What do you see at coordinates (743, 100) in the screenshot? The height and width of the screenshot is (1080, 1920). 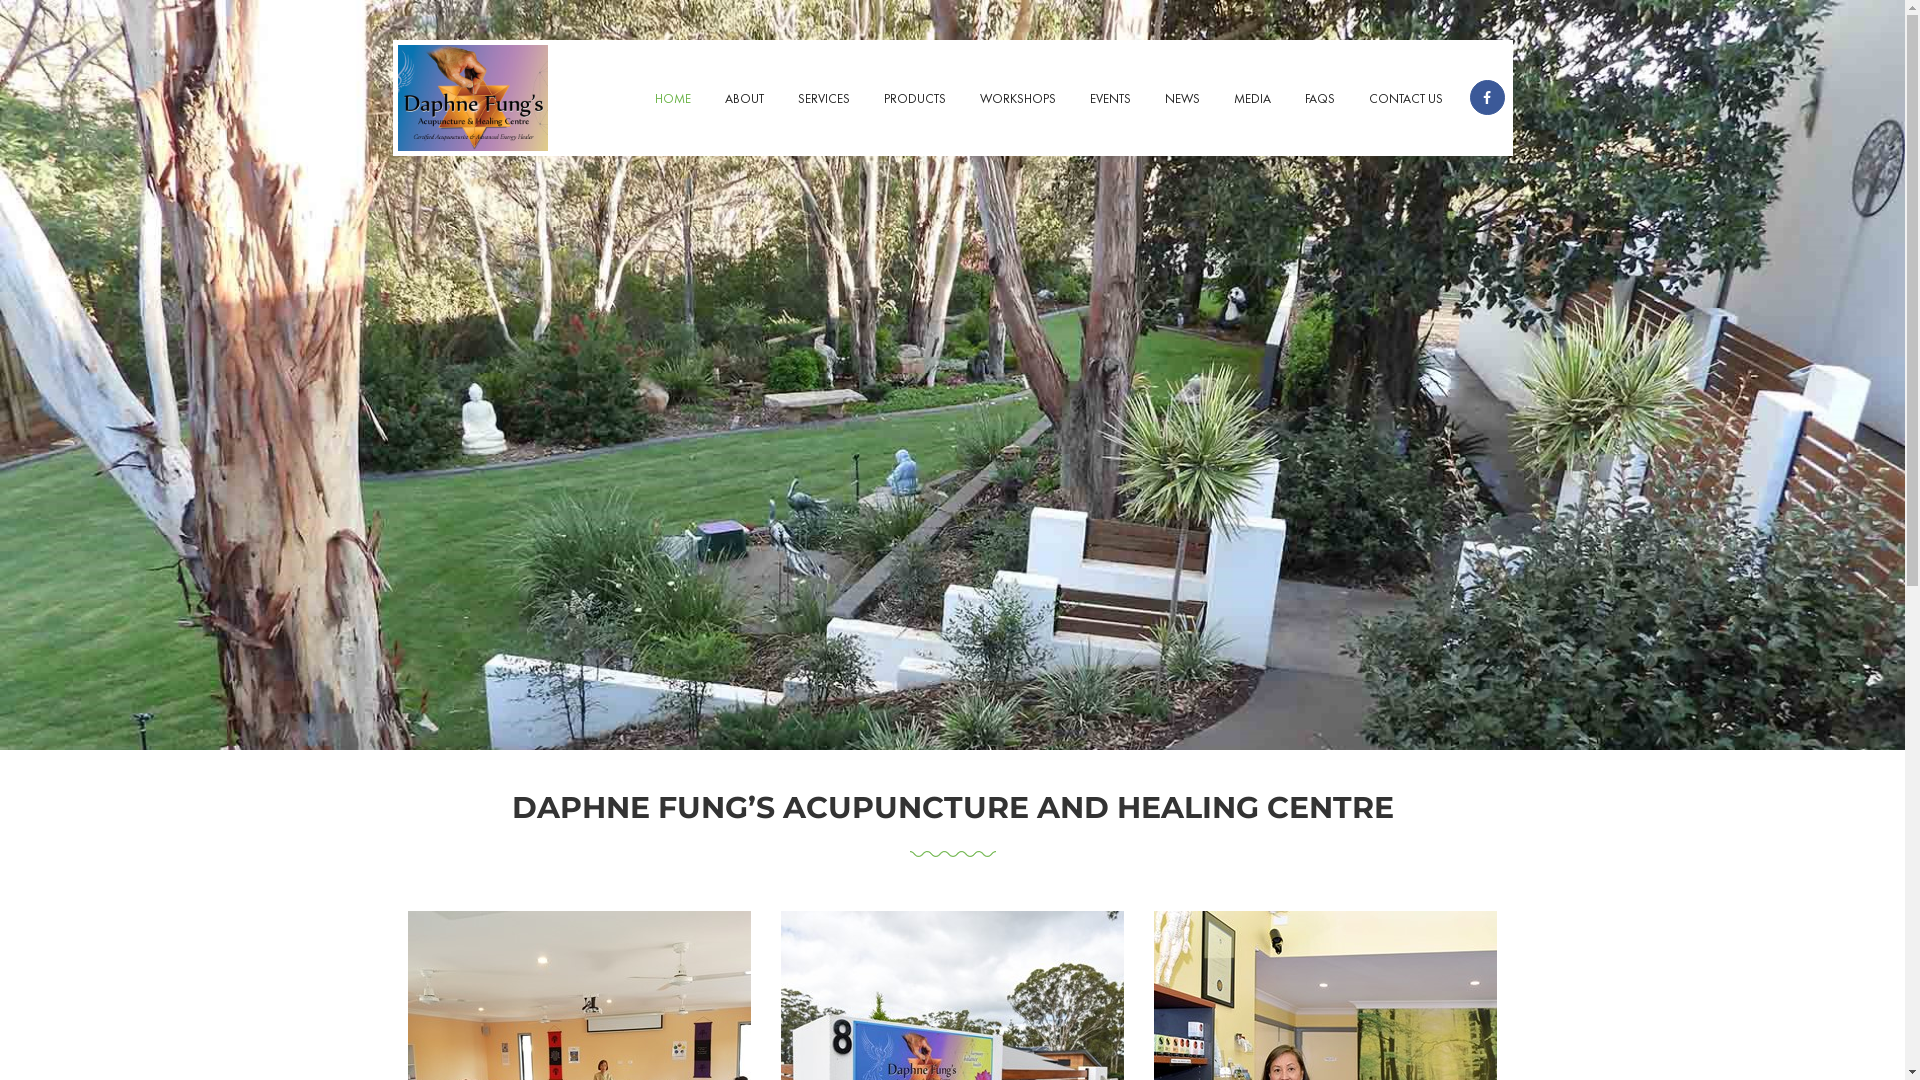 I see `'ABOUT'` at bounding box center [743, 100].